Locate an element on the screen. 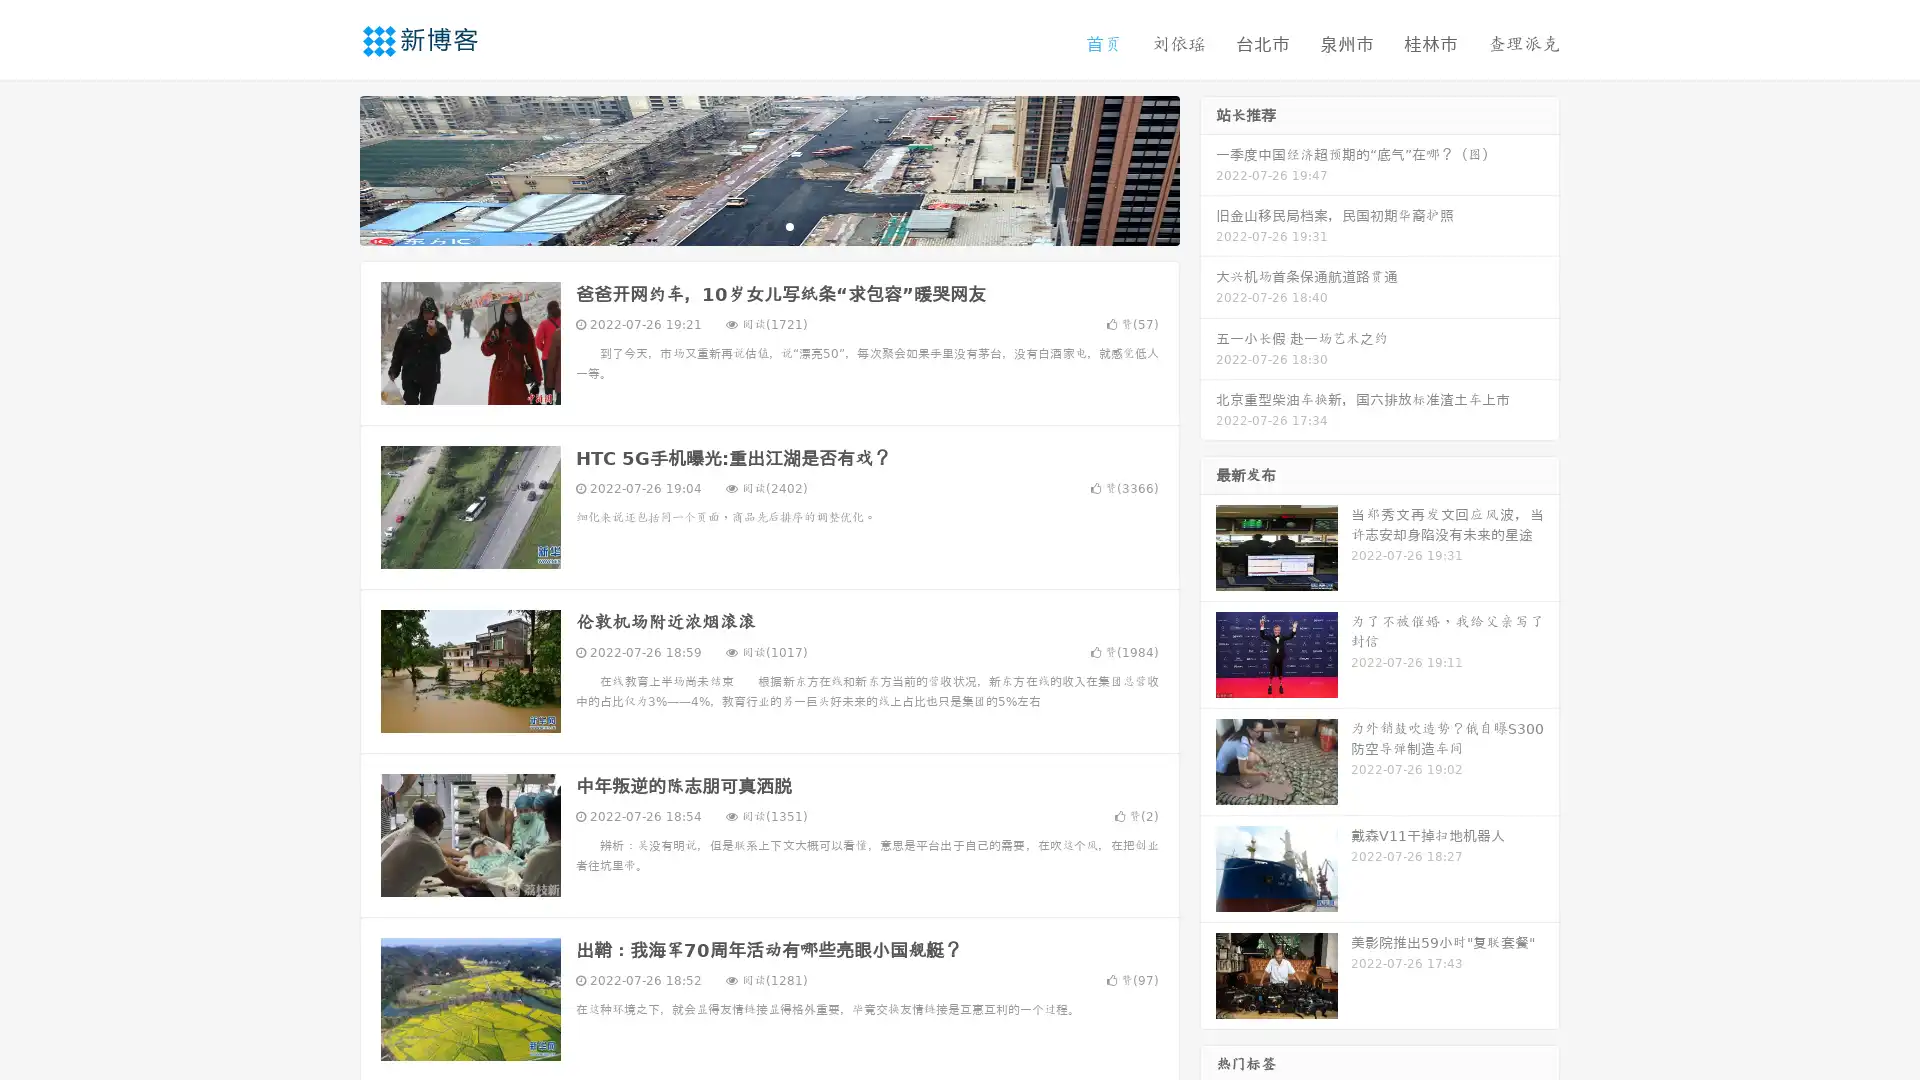  Previous slide is located at coordinates (330, 168).